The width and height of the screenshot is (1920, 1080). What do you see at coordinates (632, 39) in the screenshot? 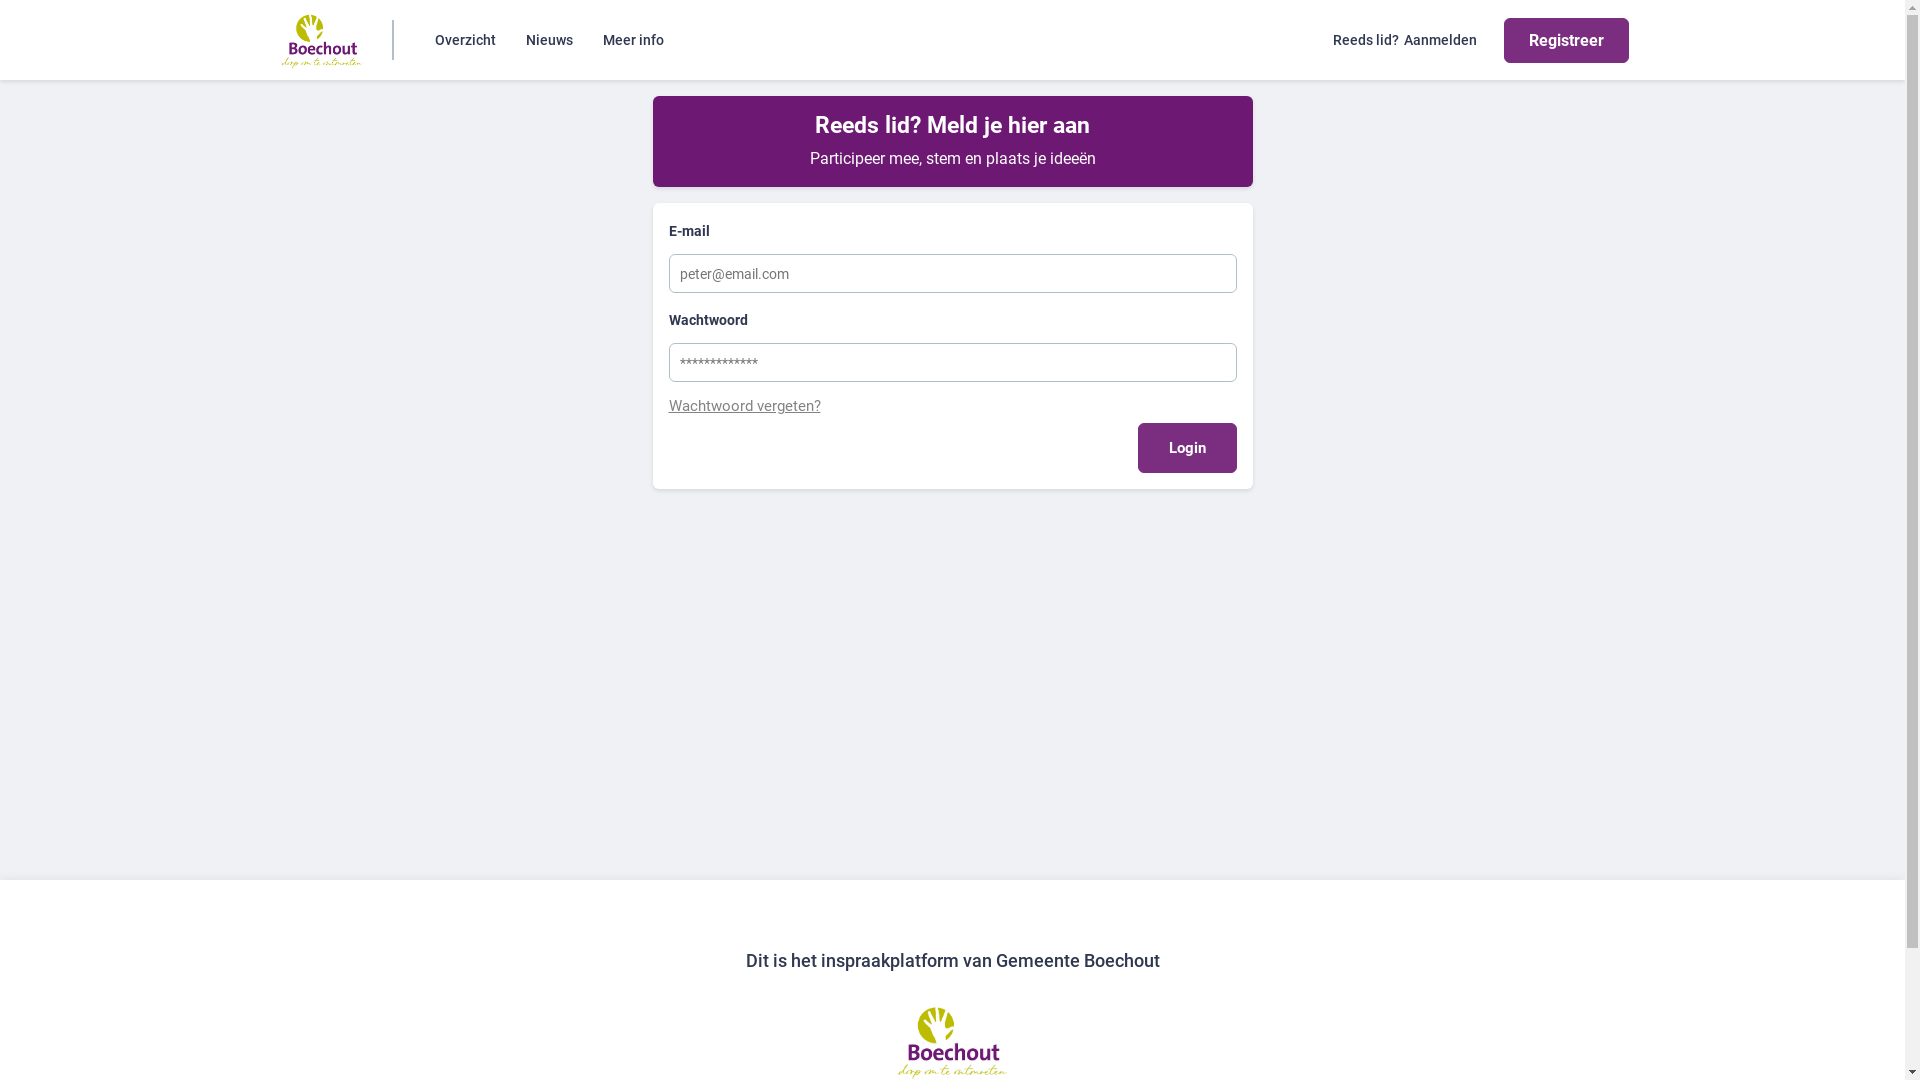
I see `'Meer info'` at bounding box center [632, 39].